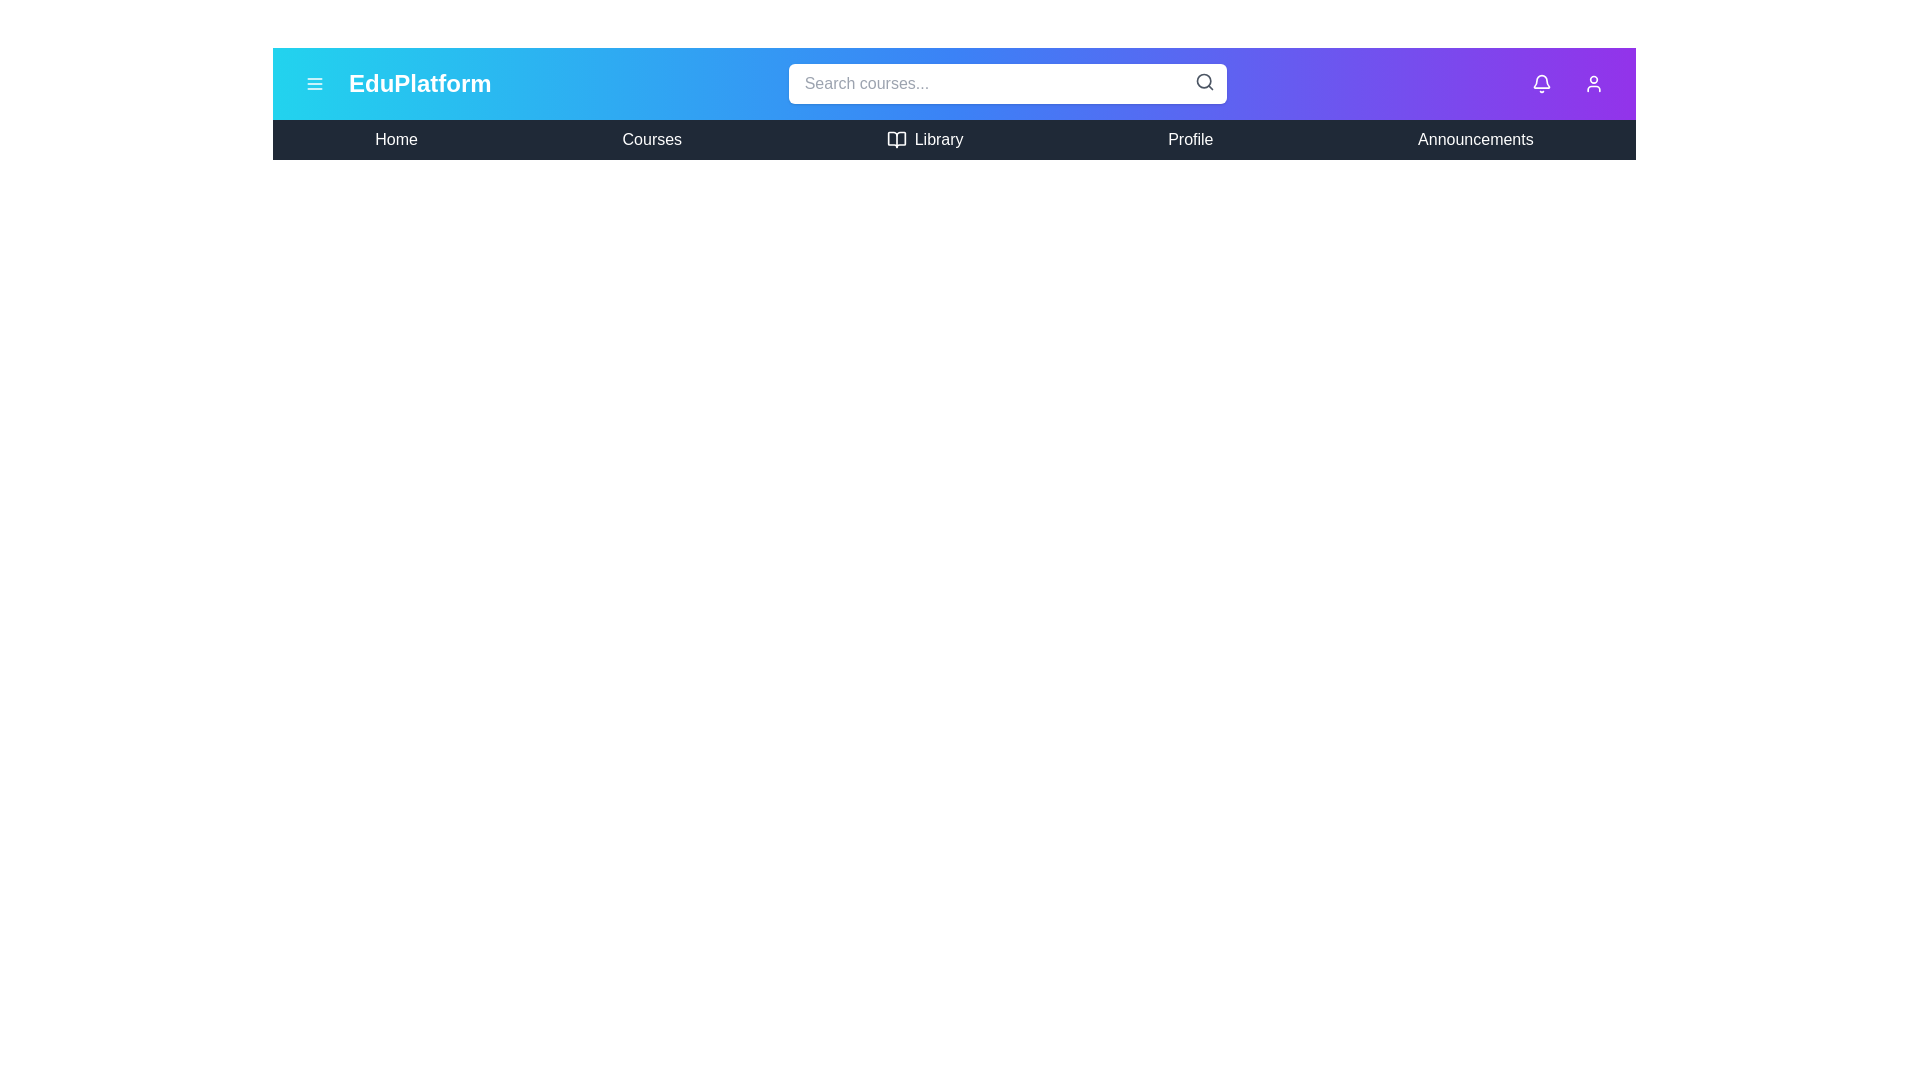  I want to click on the bell icon to access notifications, so click(1540, 83).